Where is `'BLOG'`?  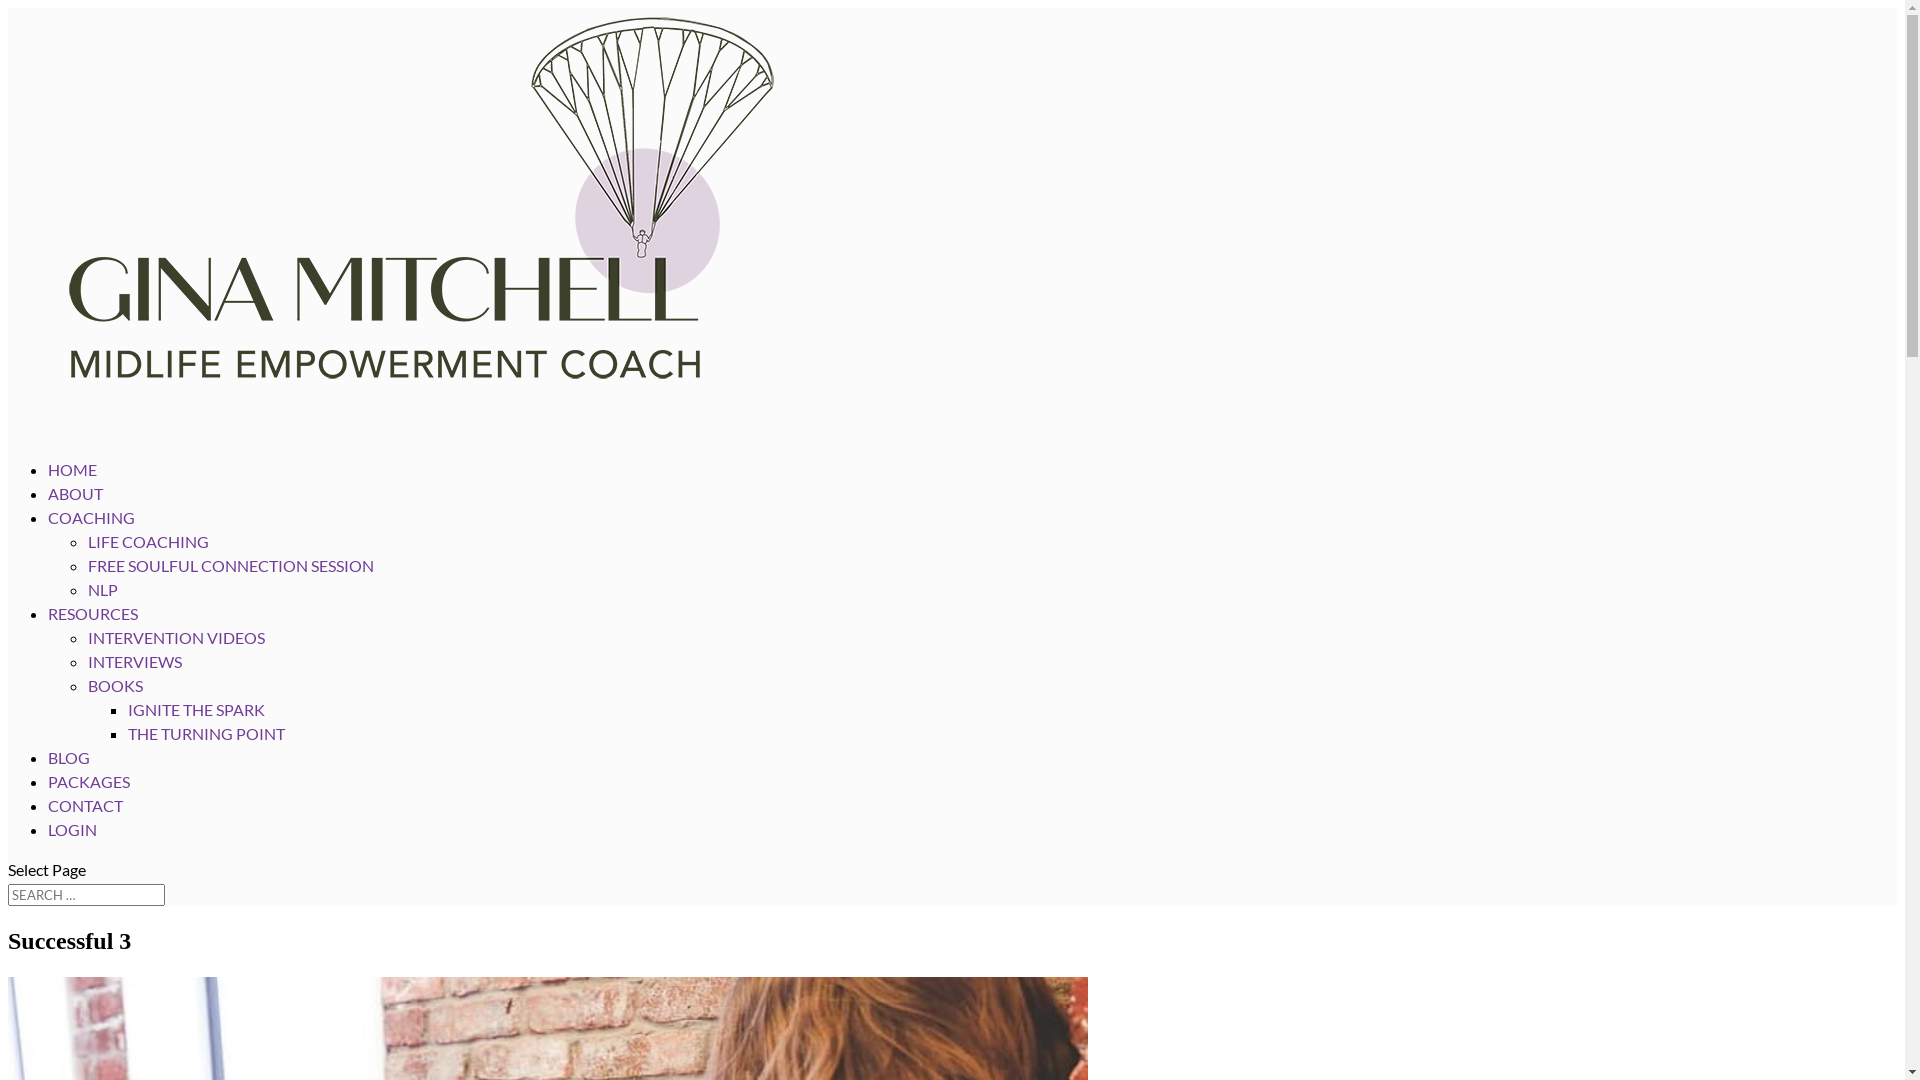 'BLOG' is located at coordinates (68, 778).